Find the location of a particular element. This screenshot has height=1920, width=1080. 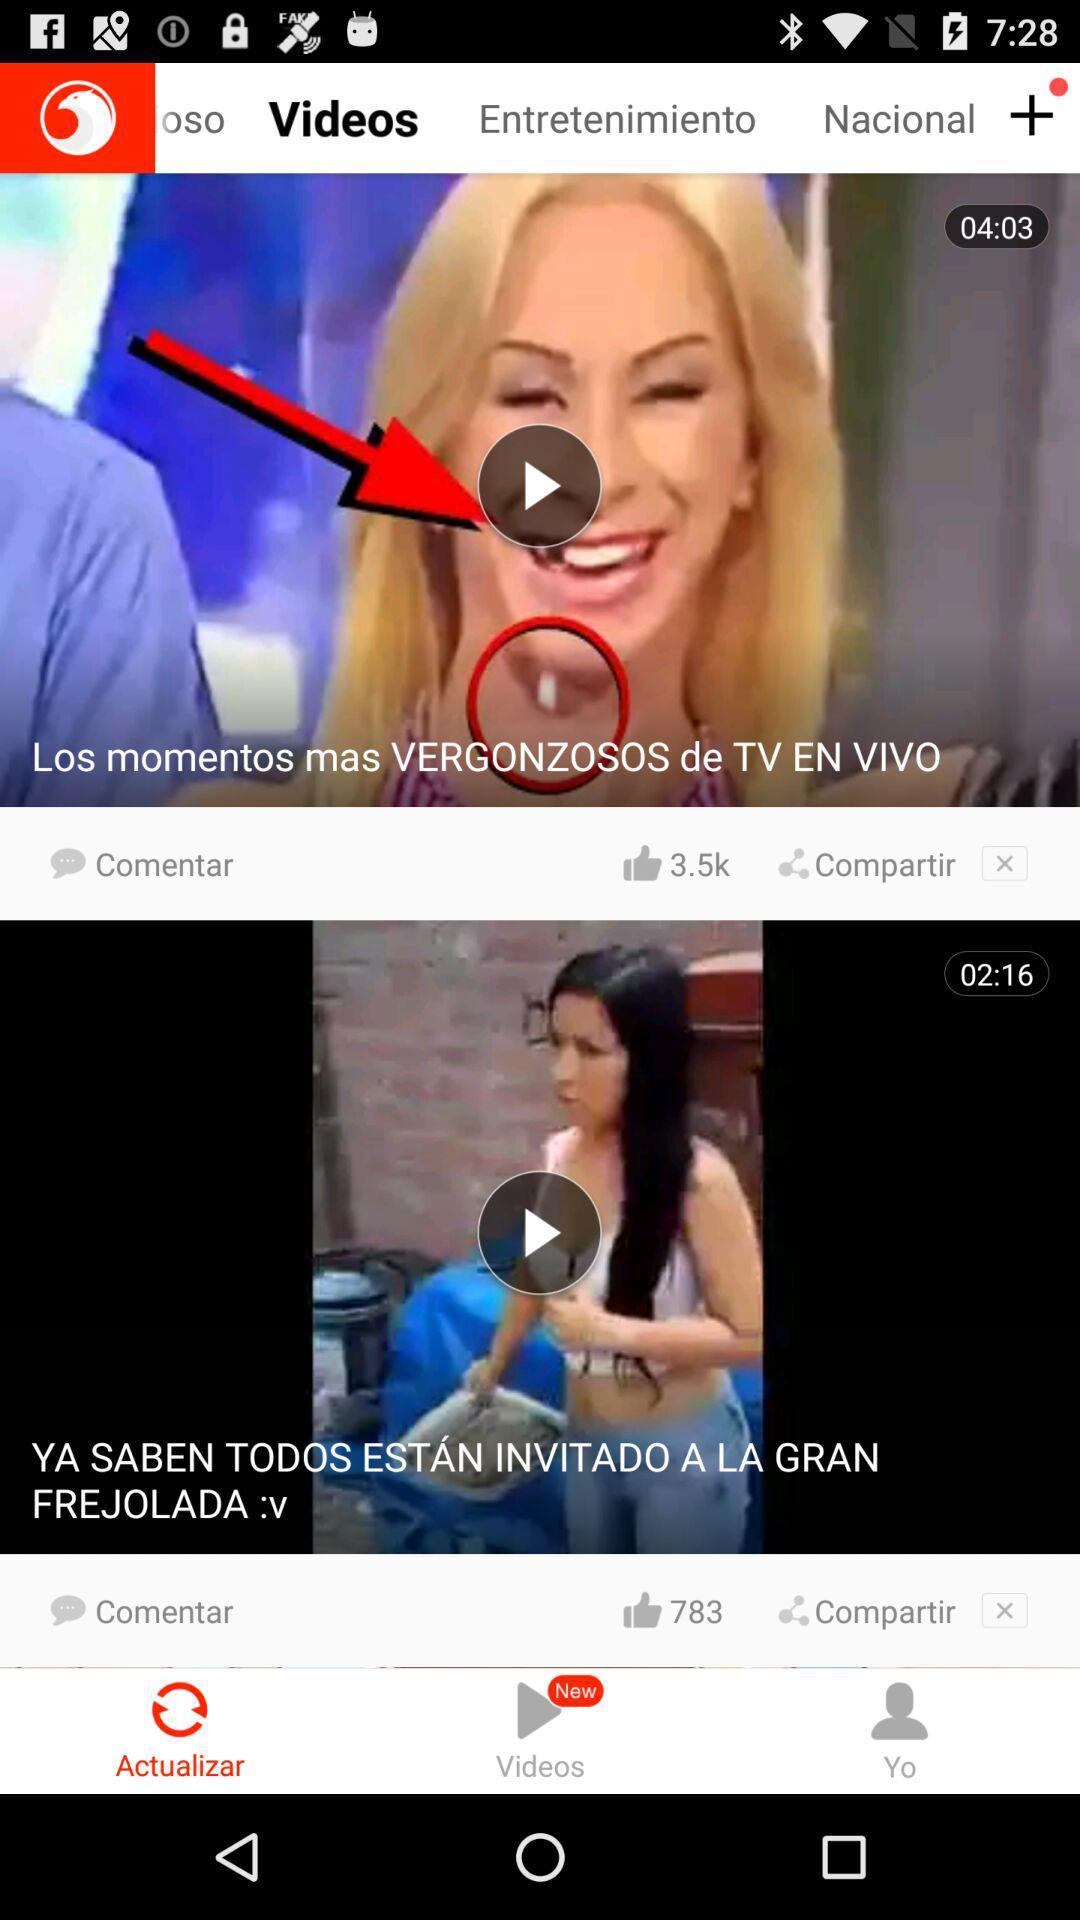

more info is located at coordinates (1028, 115).